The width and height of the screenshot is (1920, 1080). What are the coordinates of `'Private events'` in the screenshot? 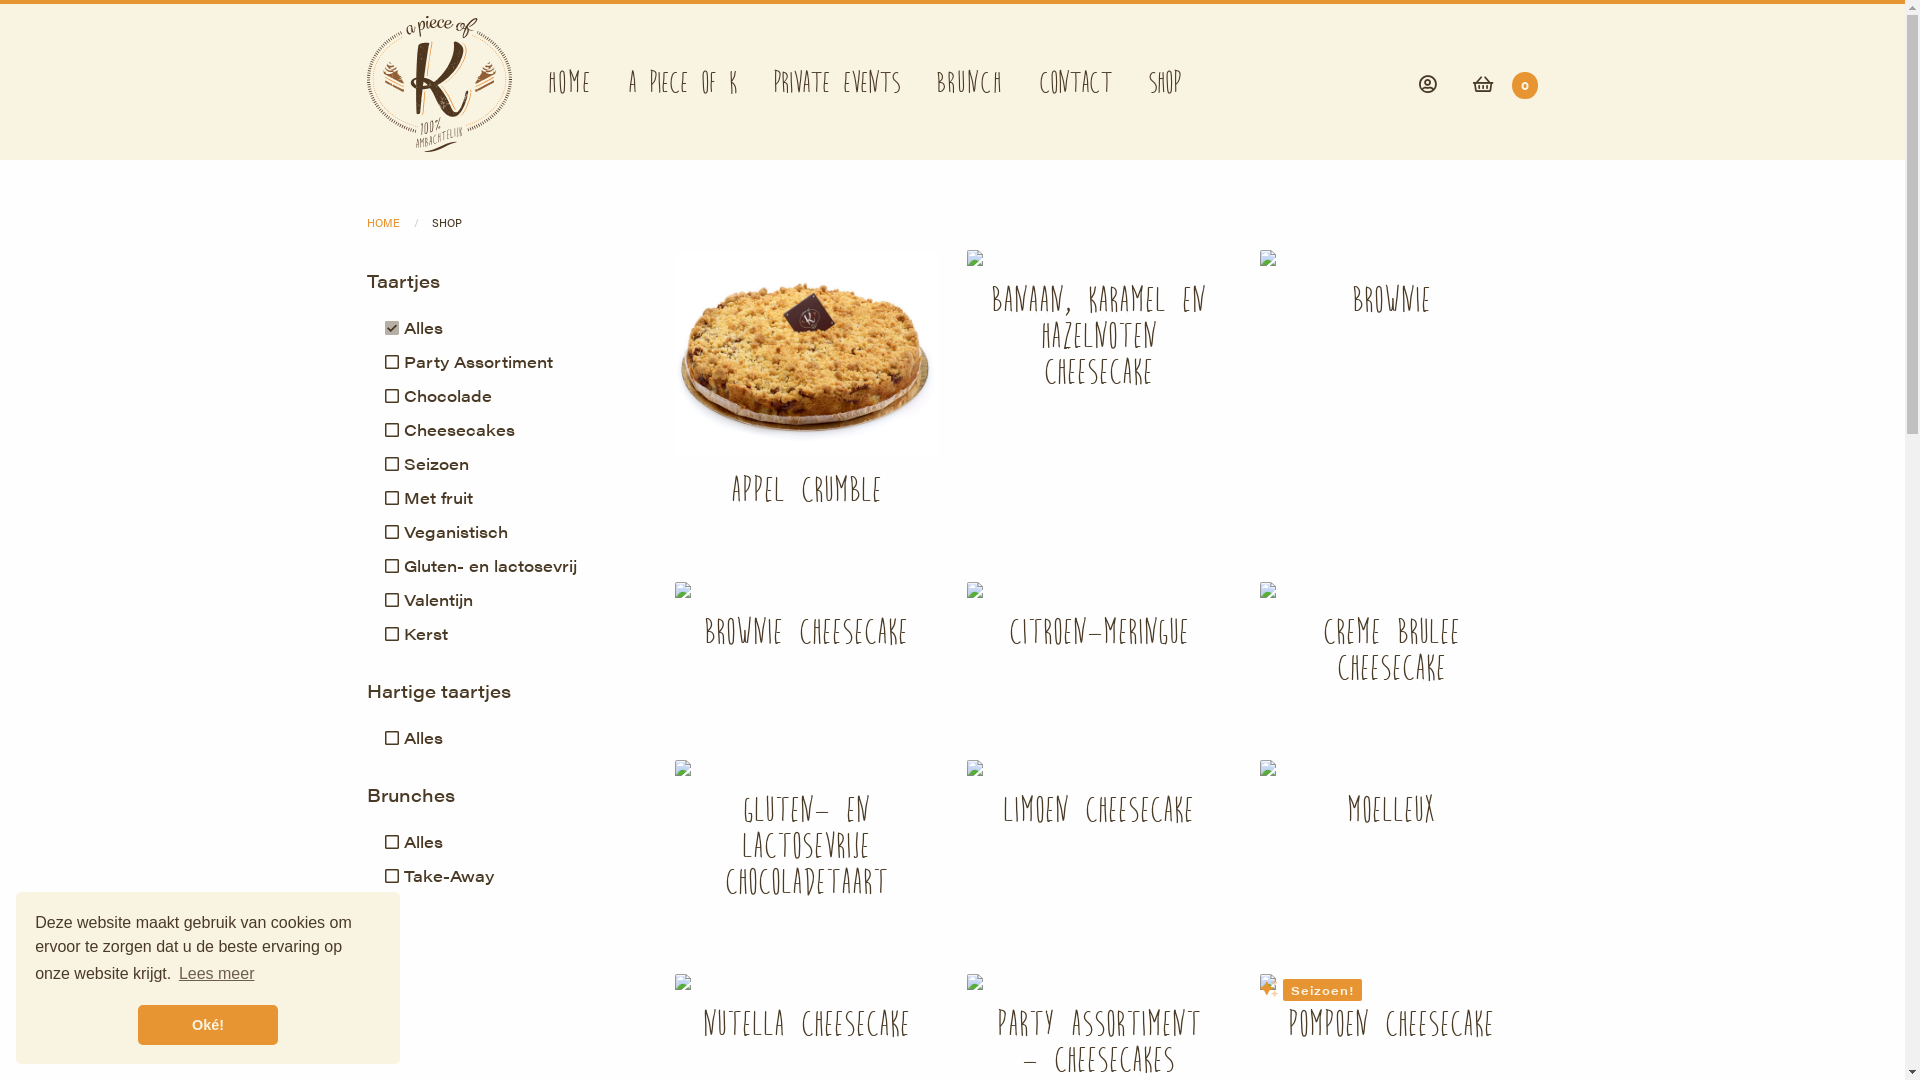 It's located at (753, 83).